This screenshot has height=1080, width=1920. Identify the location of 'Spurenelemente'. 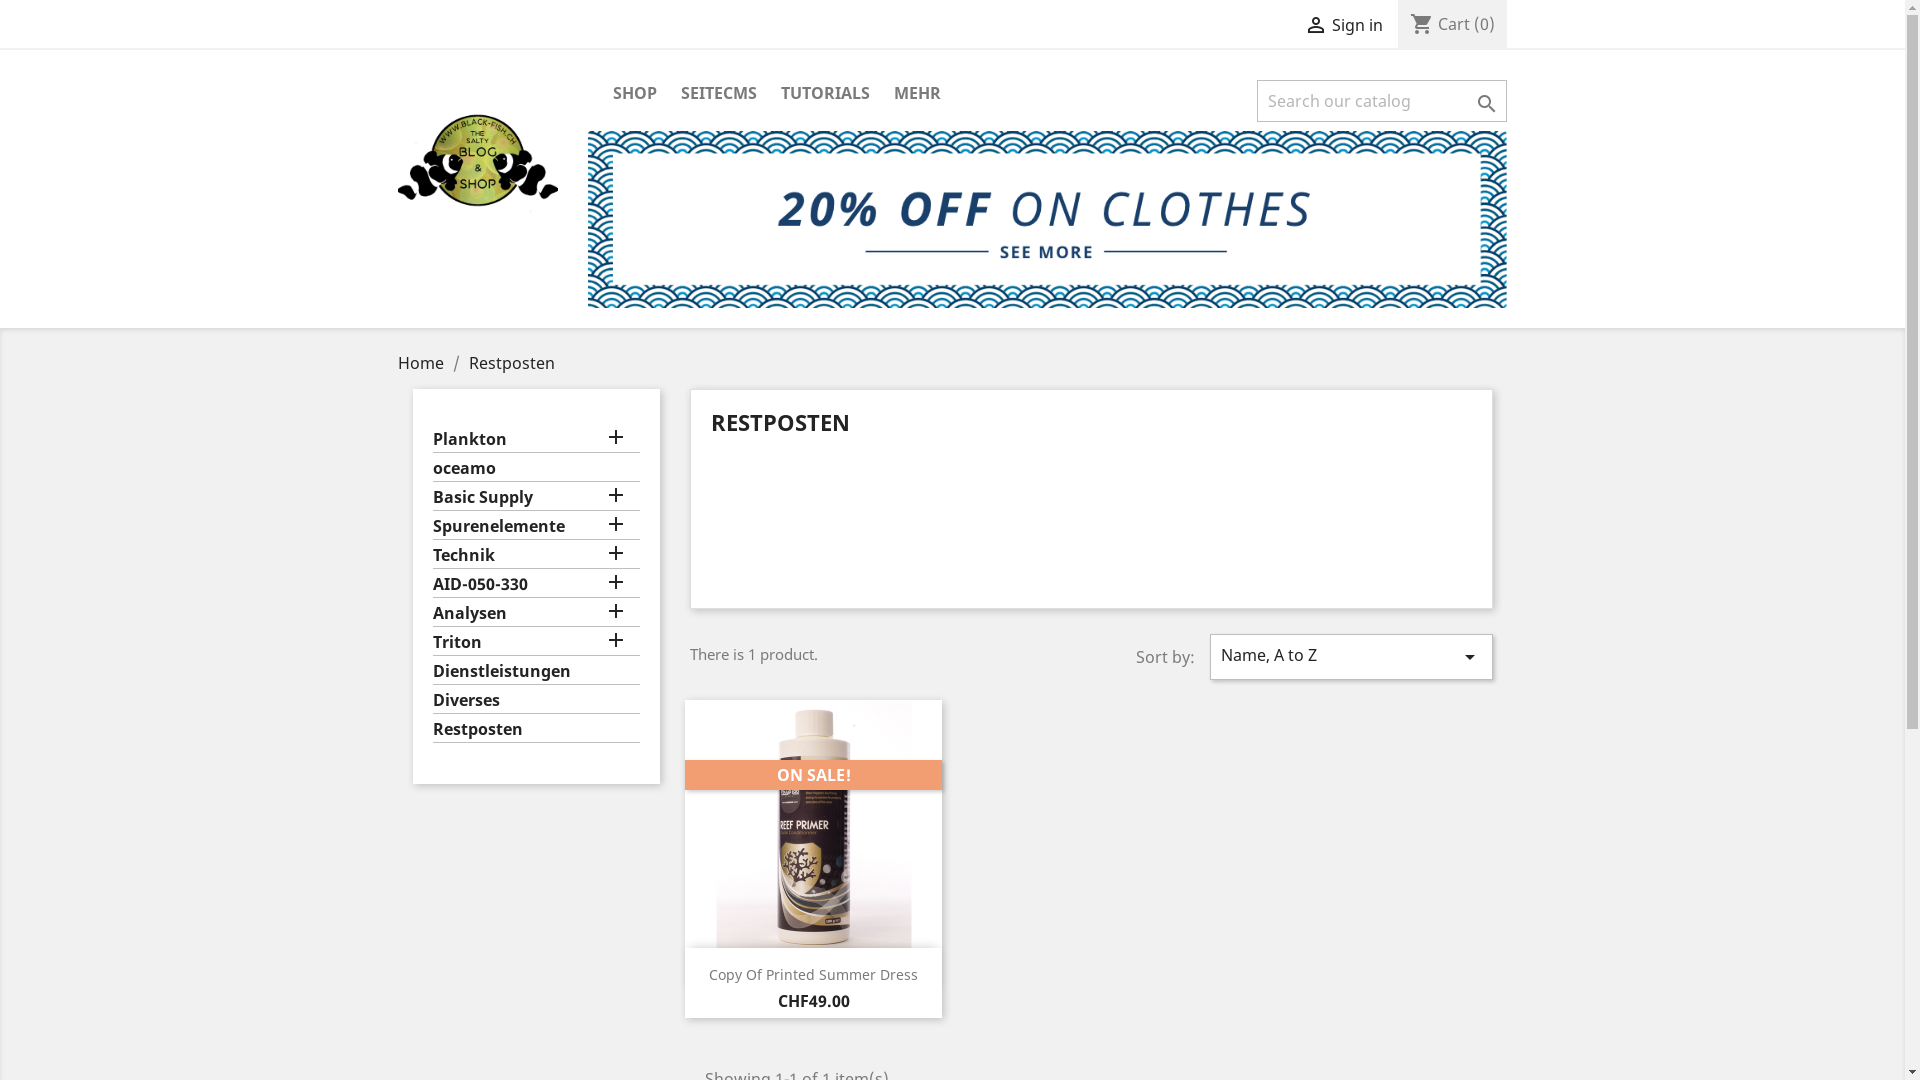
(536, 527).